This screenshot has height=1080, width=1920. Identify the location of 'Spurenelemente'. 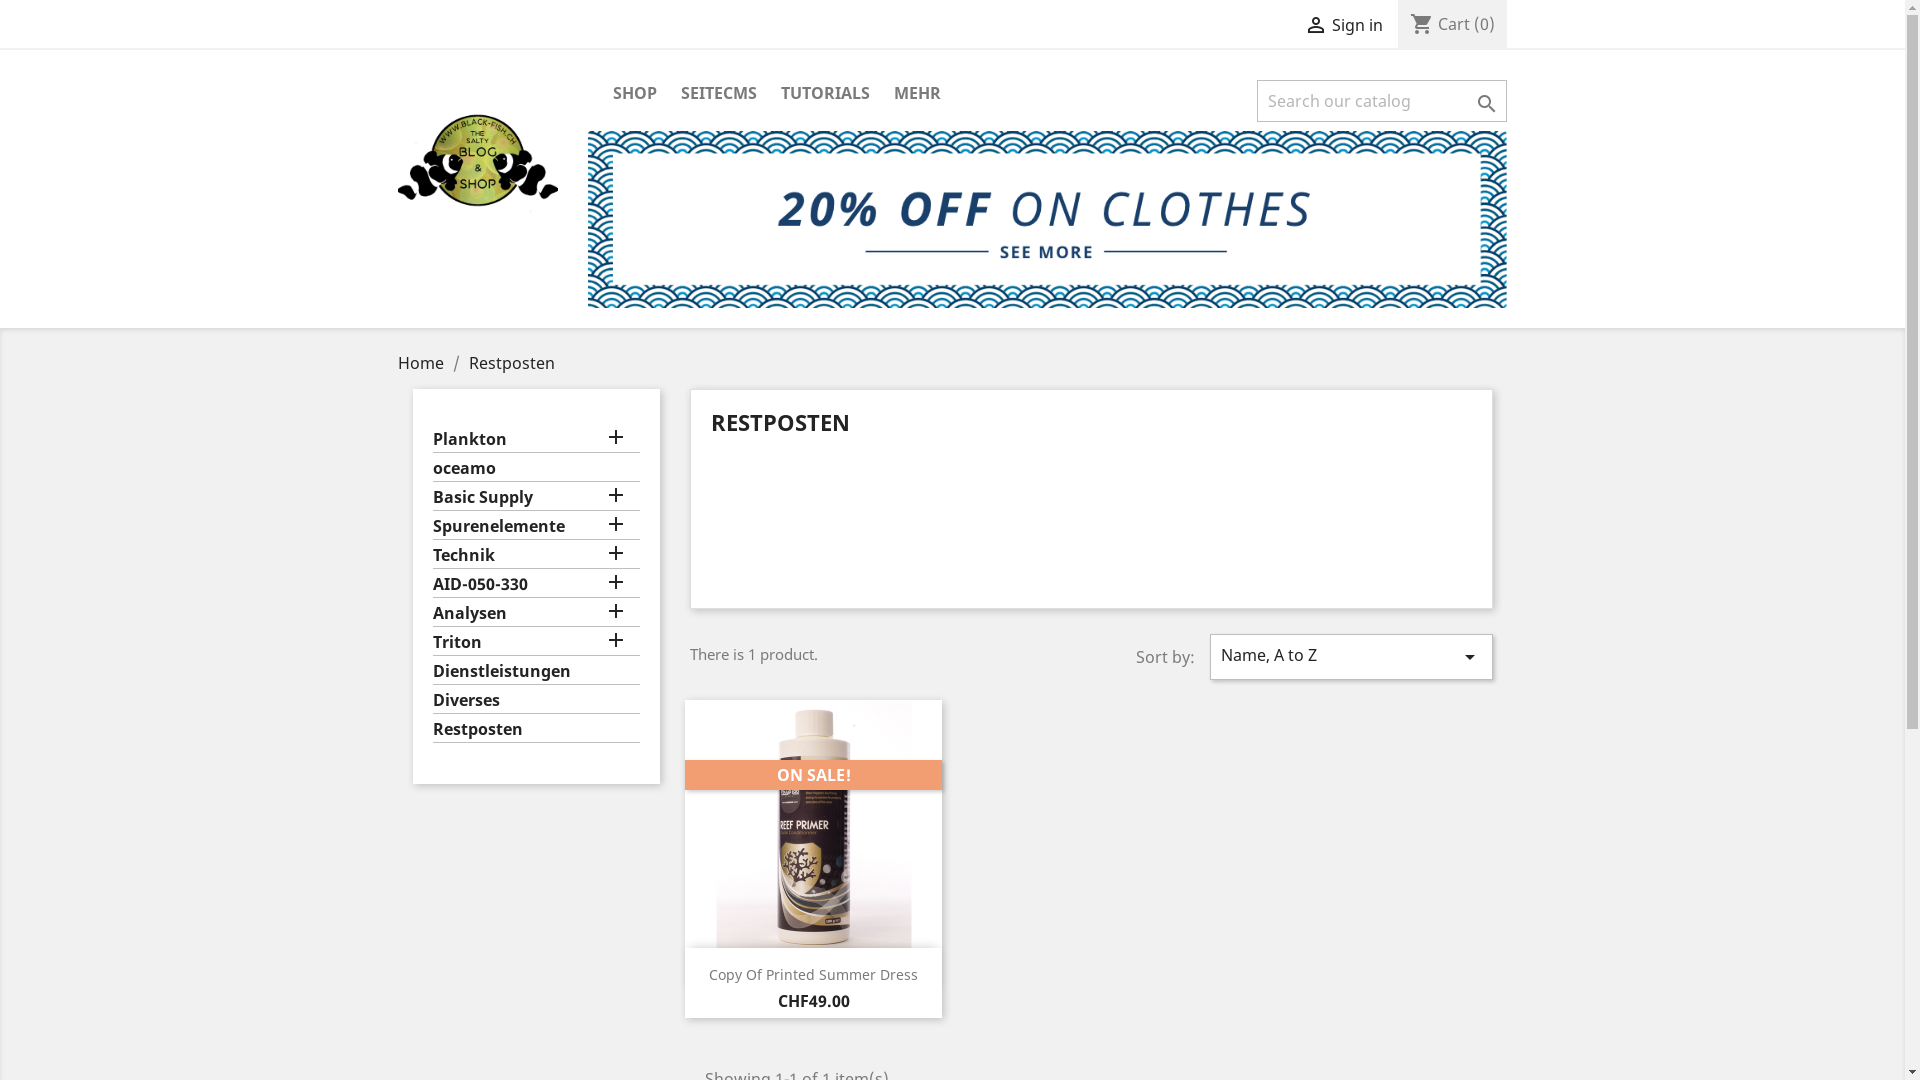
(536, 527).